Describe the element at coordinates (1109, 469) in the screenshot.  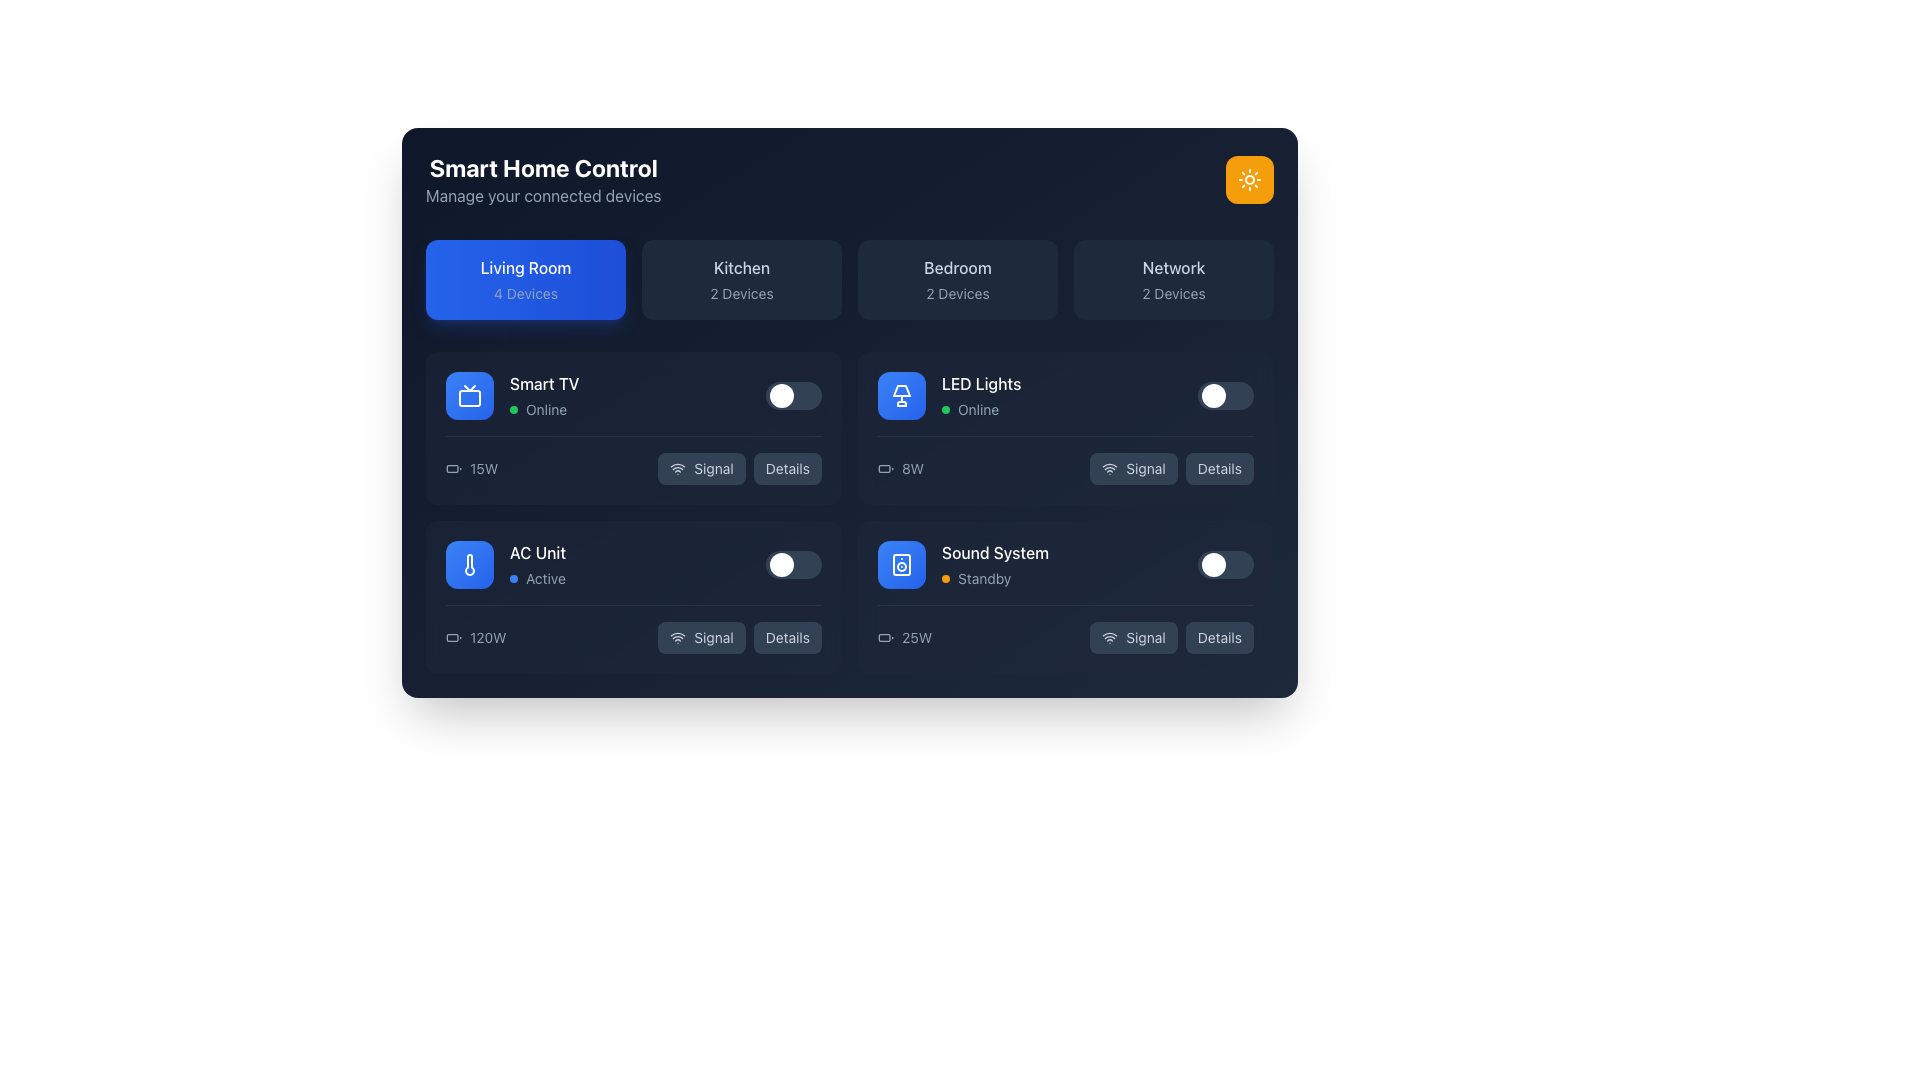
I see `the Wi-Fi signal status icon located in the 'Signal' button, which is in the second row and second column of the grid of controls` at that location.